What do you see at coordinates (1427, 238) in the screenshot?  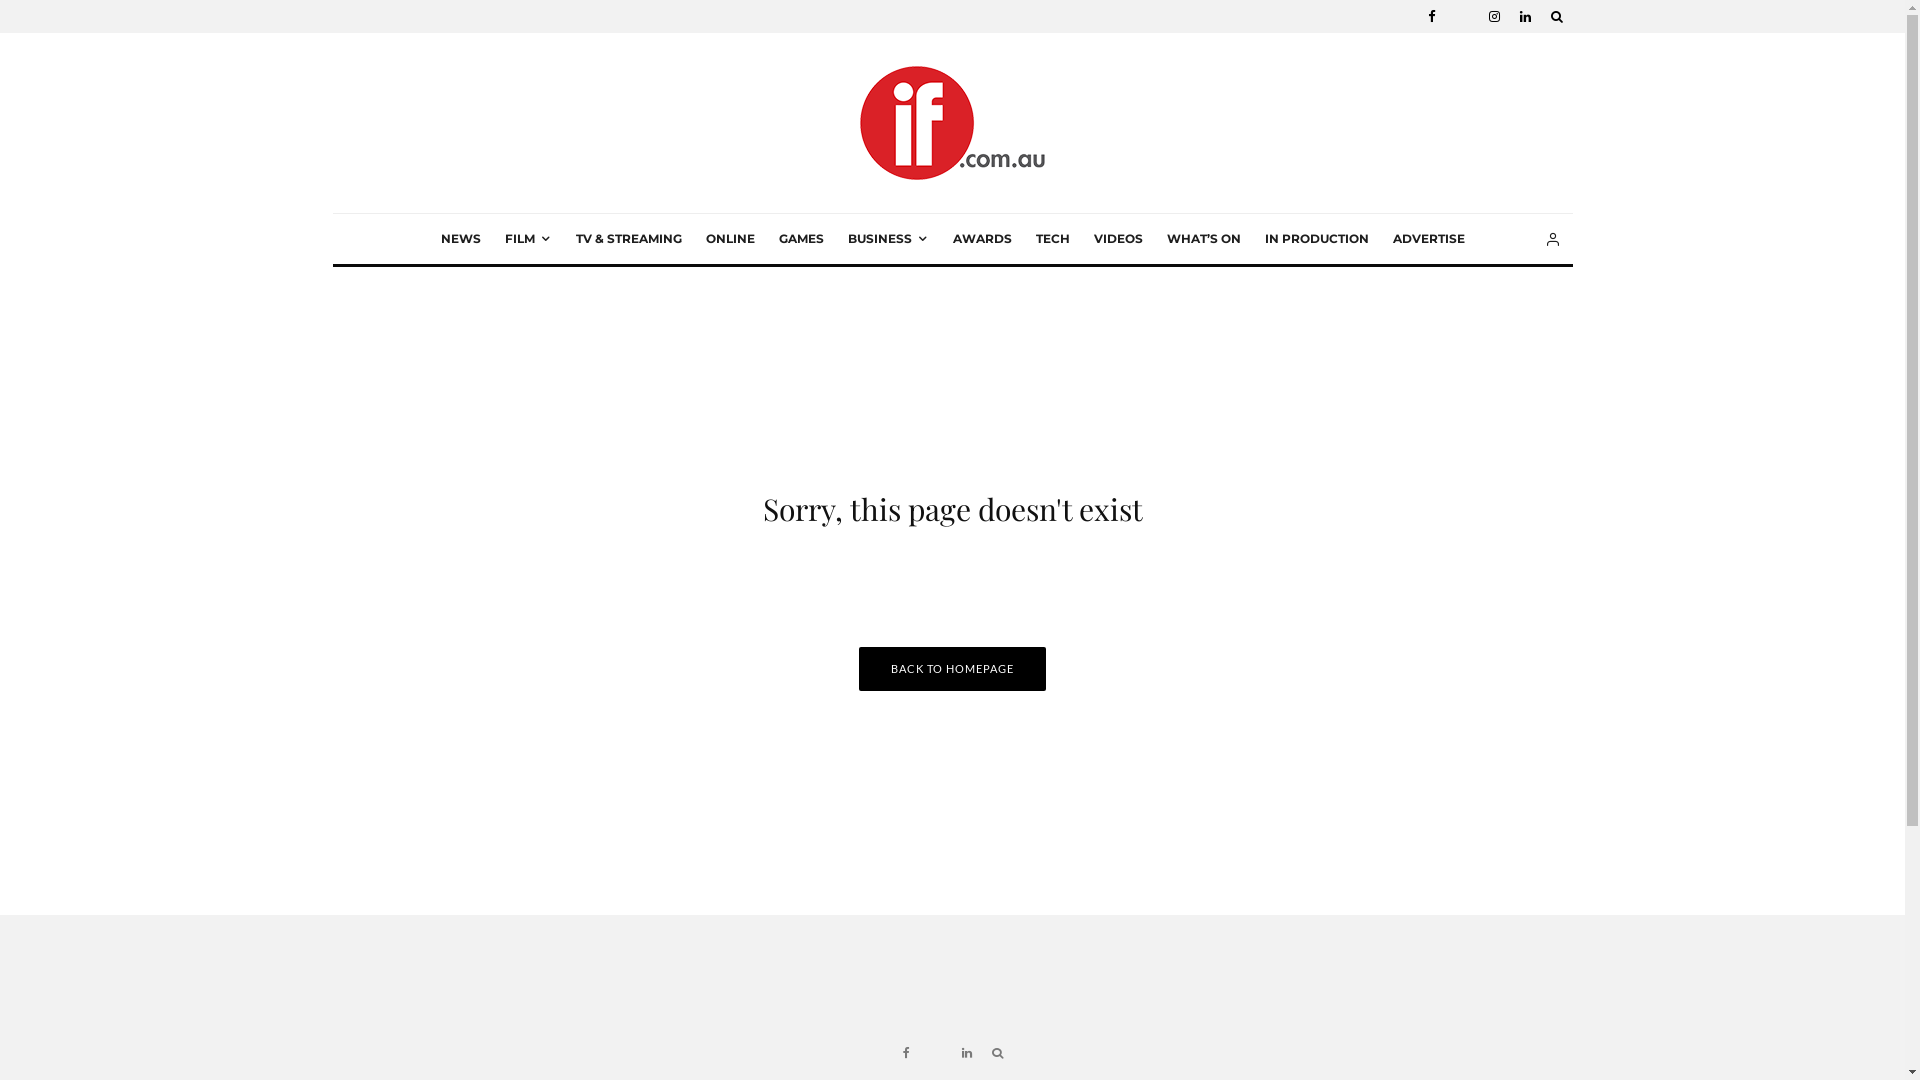 I see `'ADVERTISE'` at bounding box center [1427, 238].